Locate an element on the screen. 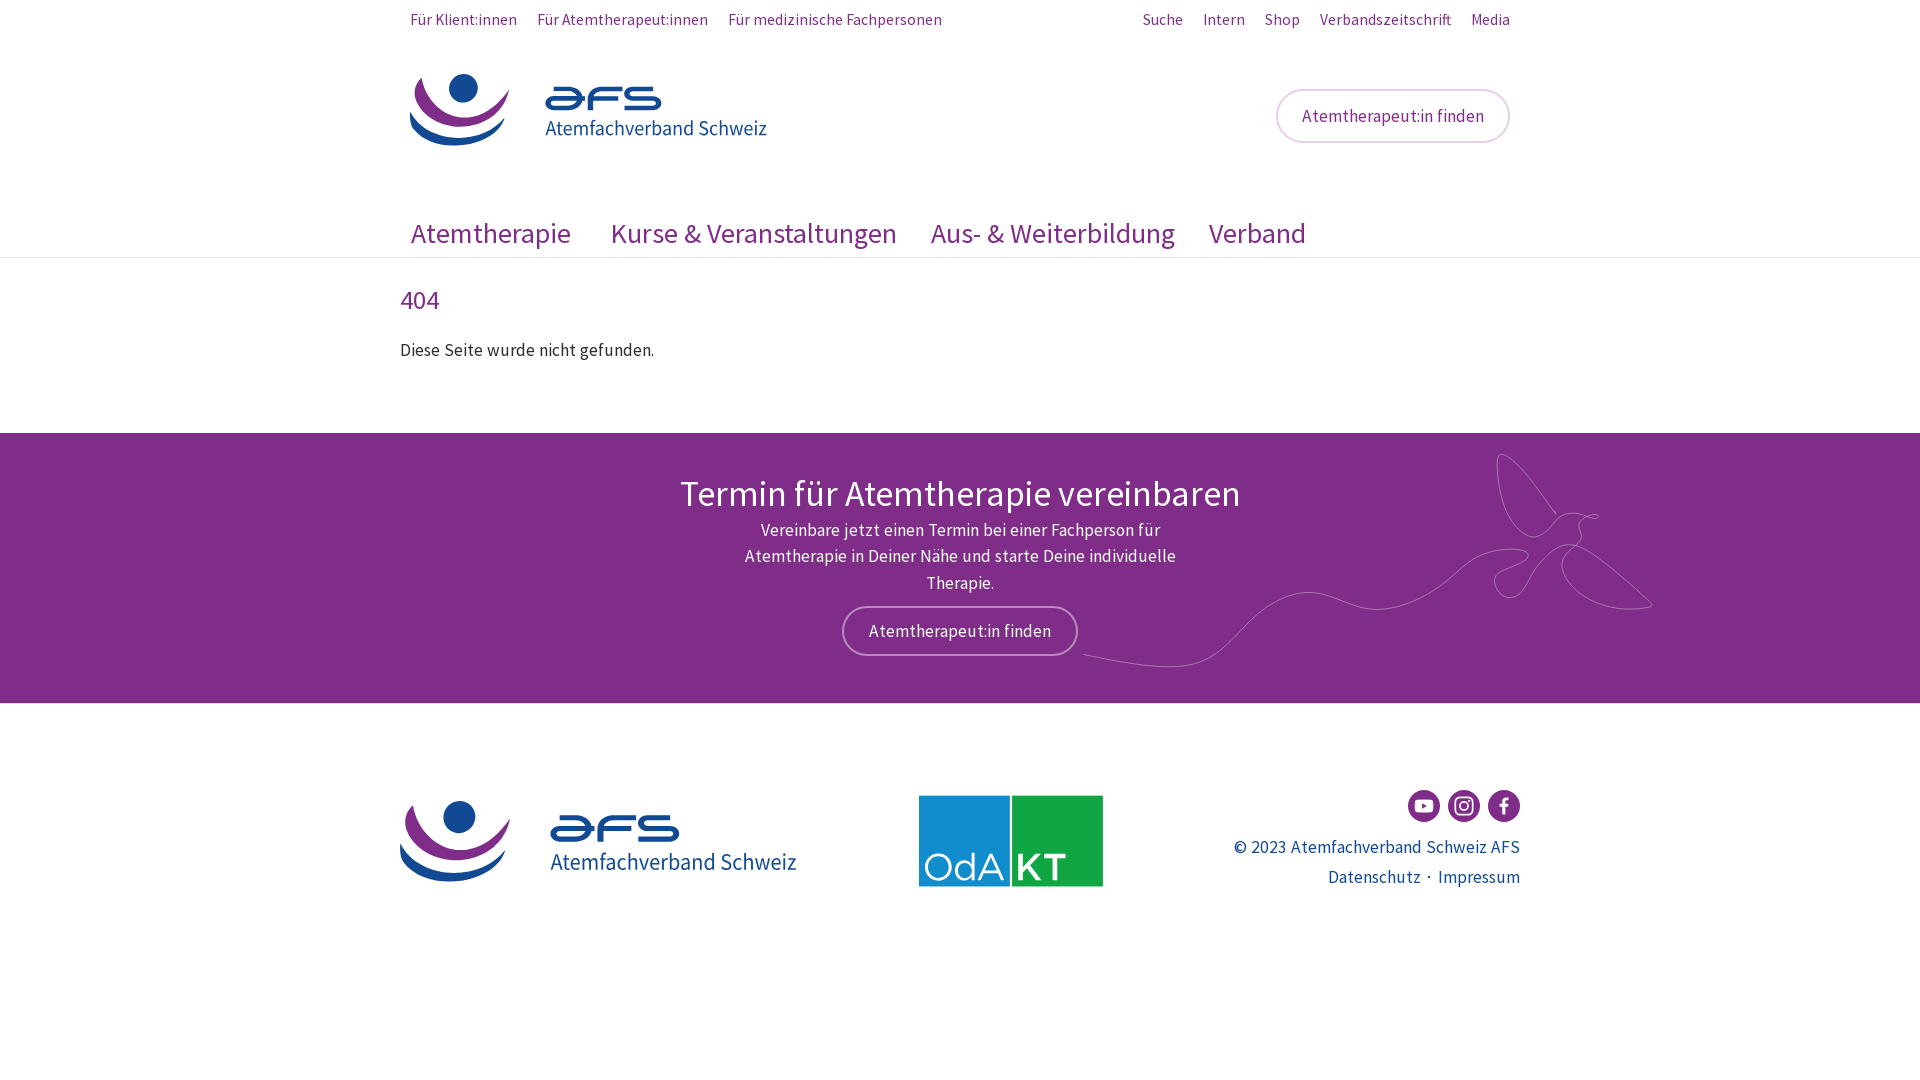 This screenshot has height=1080, width=1920. 'Kurse & Veranstaltungen' is located at coordinates (752, 231).